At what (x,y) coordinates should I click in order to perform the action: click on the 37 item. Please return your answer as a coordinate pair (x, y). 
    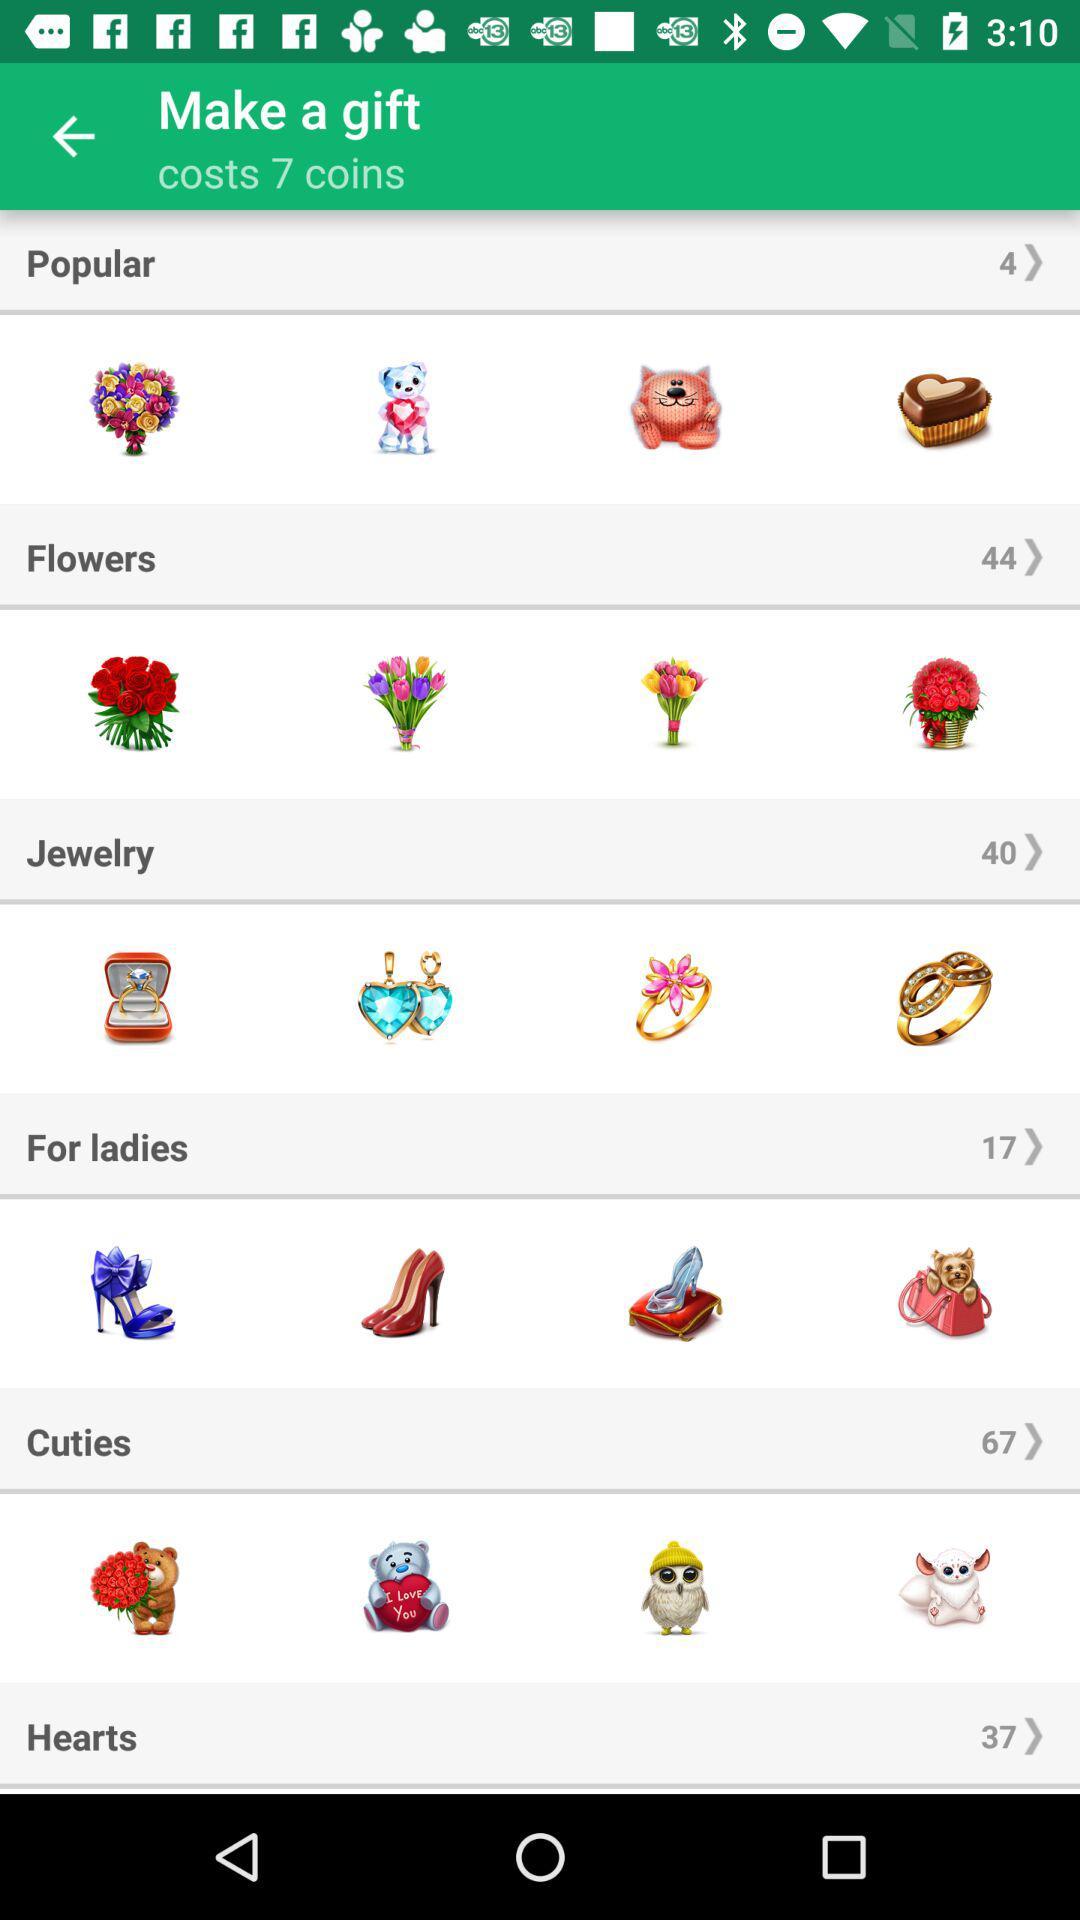
    Looking at the image, I should click on (999, 1734).